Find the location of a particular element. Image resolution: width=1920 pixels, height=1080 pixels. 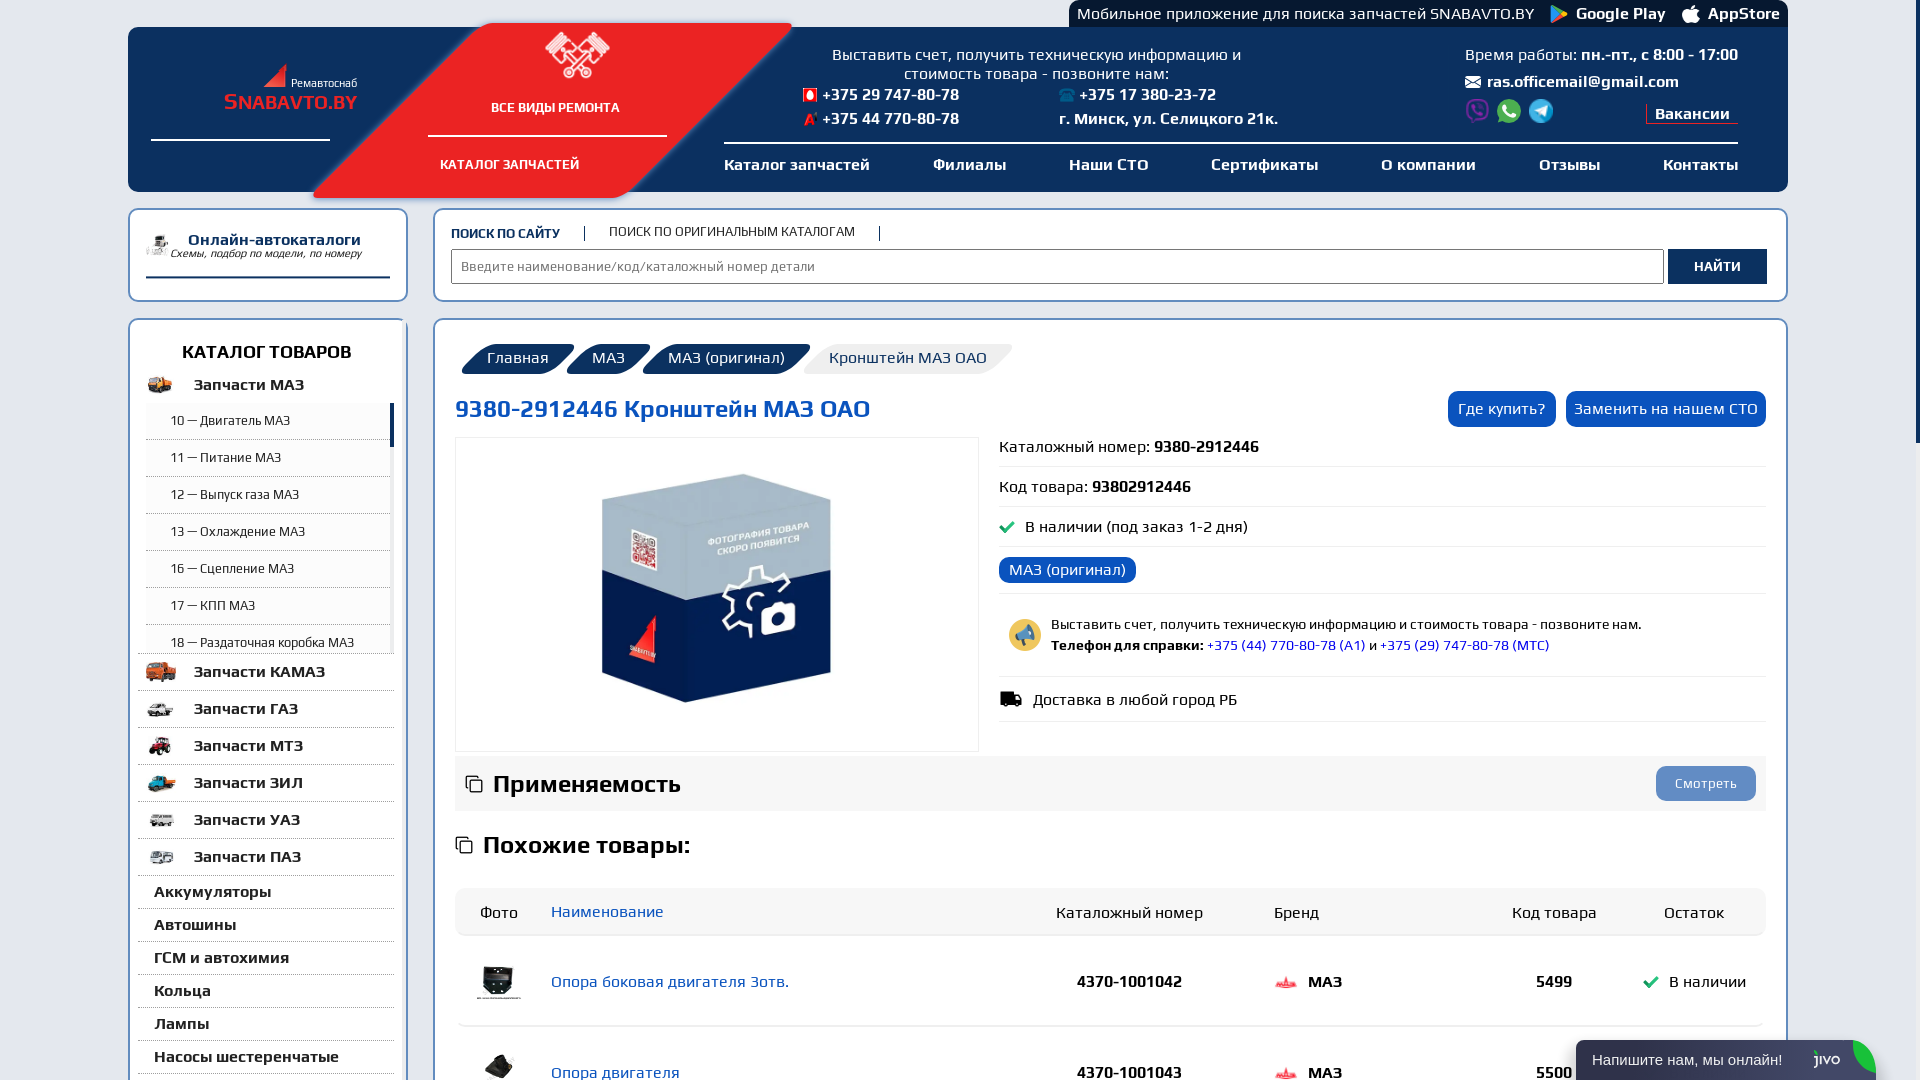

'AppStore' is located at coordinates (1680, 12).